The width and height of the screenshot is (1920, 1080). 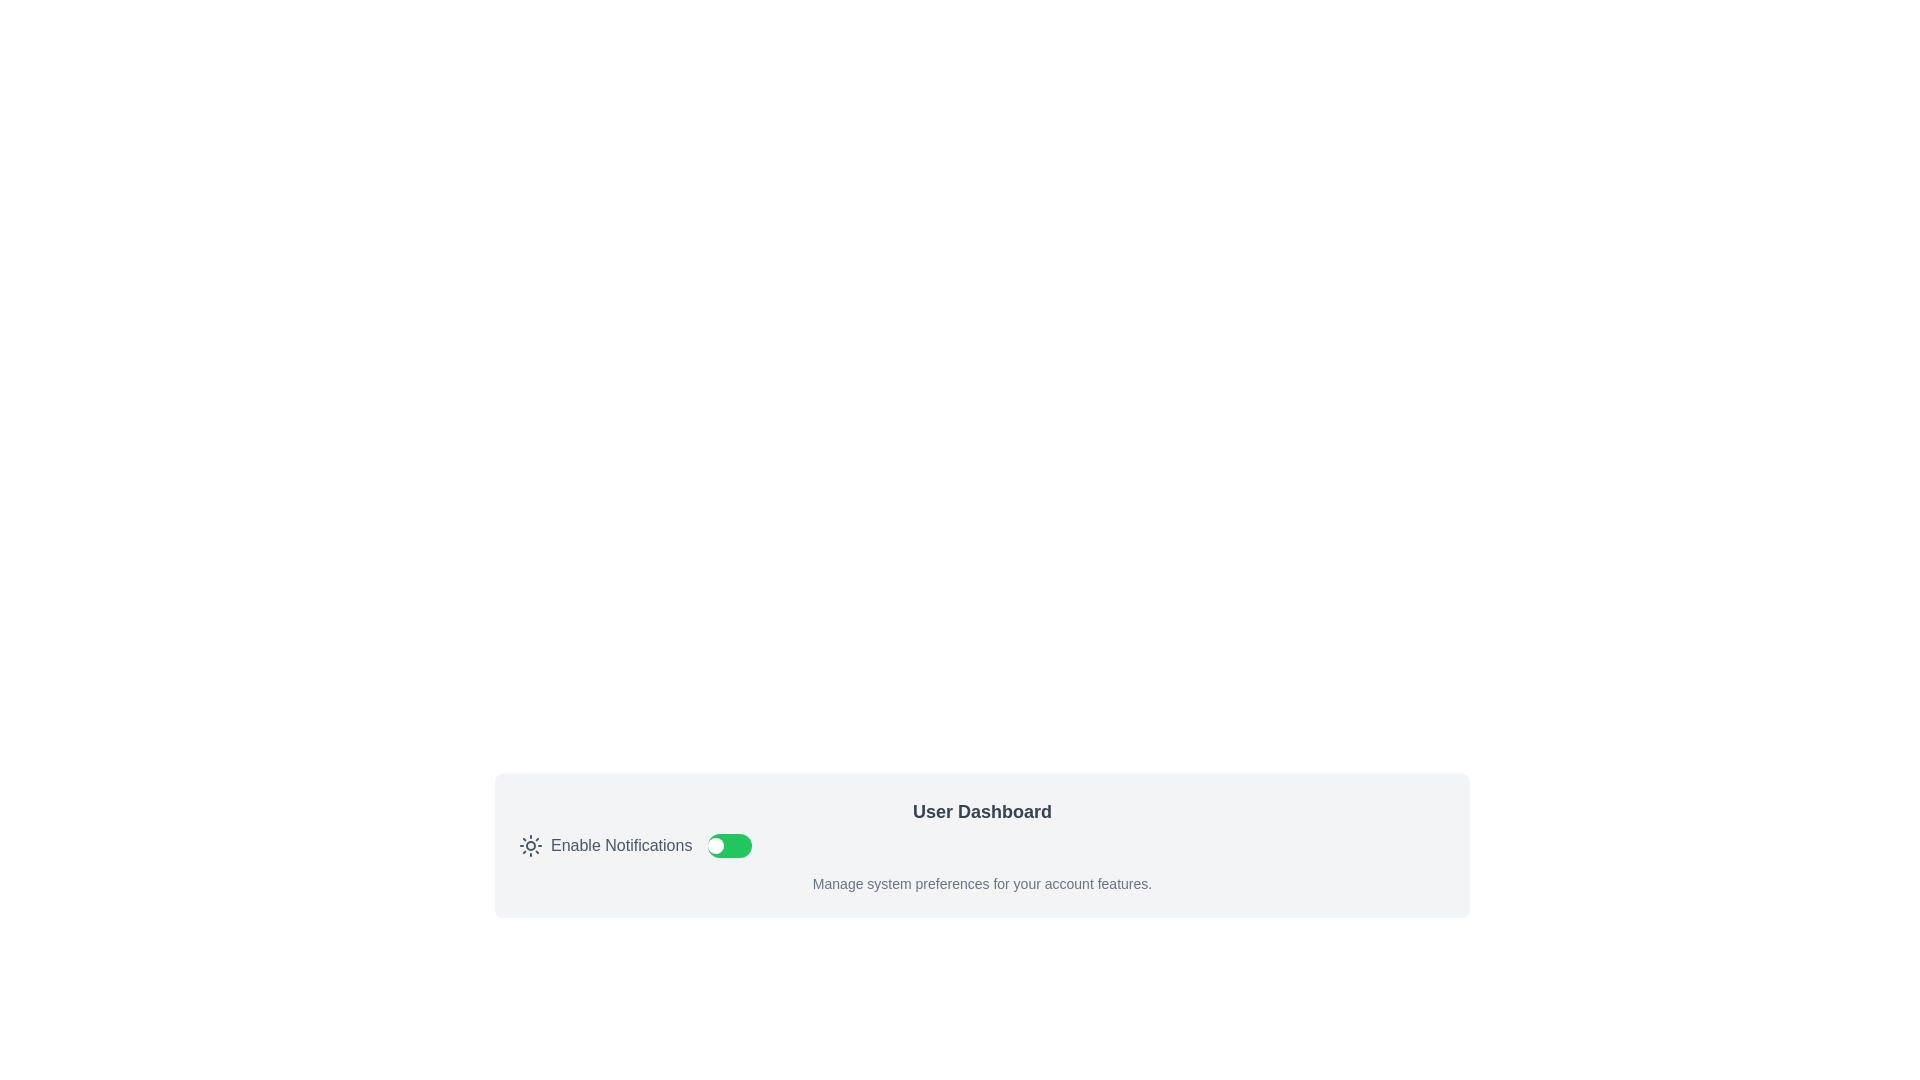 What do you see at coordinates (729, 845) in the screenshot?
I see `the toggle switch with a green background and a circular white handle on the right side, located to the right of 'Enable Notifications'` at bounding box center [729, 845].